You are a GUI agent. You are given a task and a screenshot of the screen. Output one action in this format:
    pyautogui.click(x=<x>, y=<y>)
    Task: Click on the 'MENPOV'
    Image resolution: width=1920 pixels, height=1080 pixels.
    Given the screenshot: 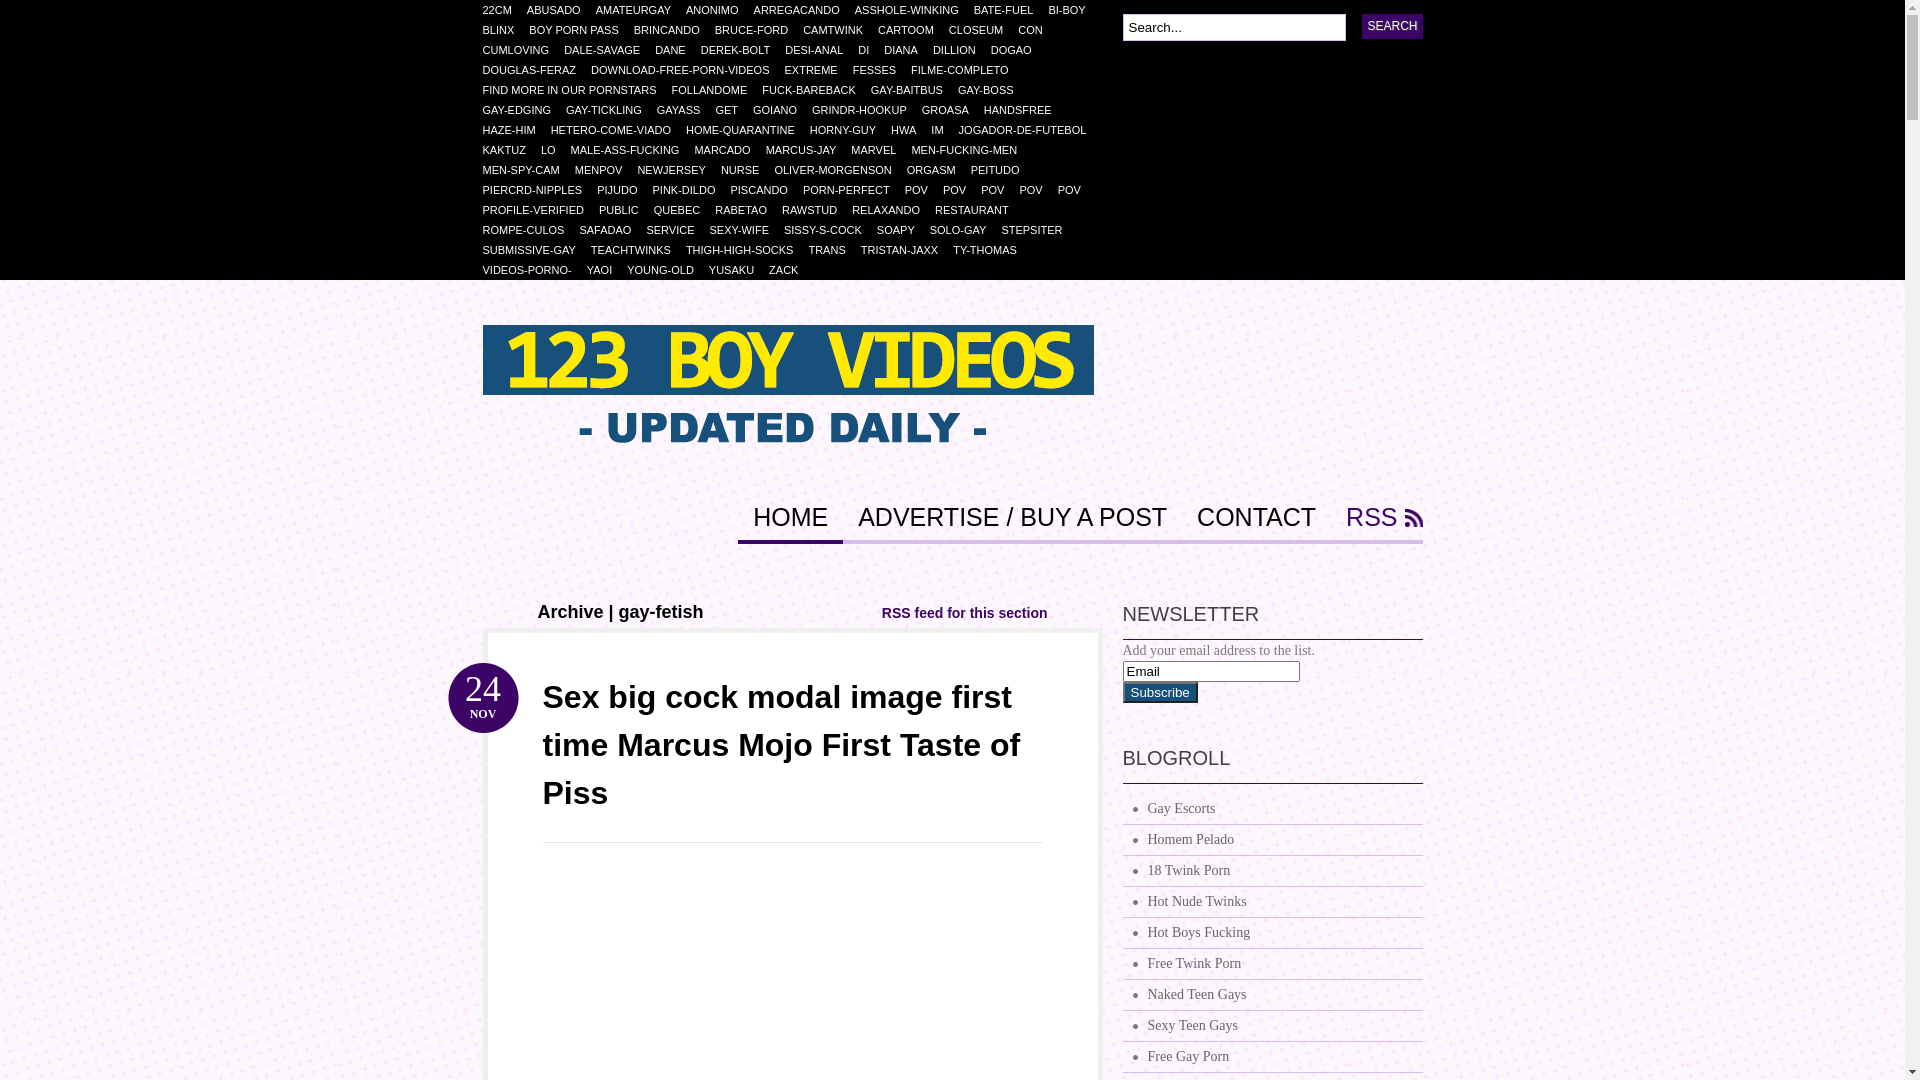 What is the action you would take?
    pyautogui.click(x=605, y=168)
    